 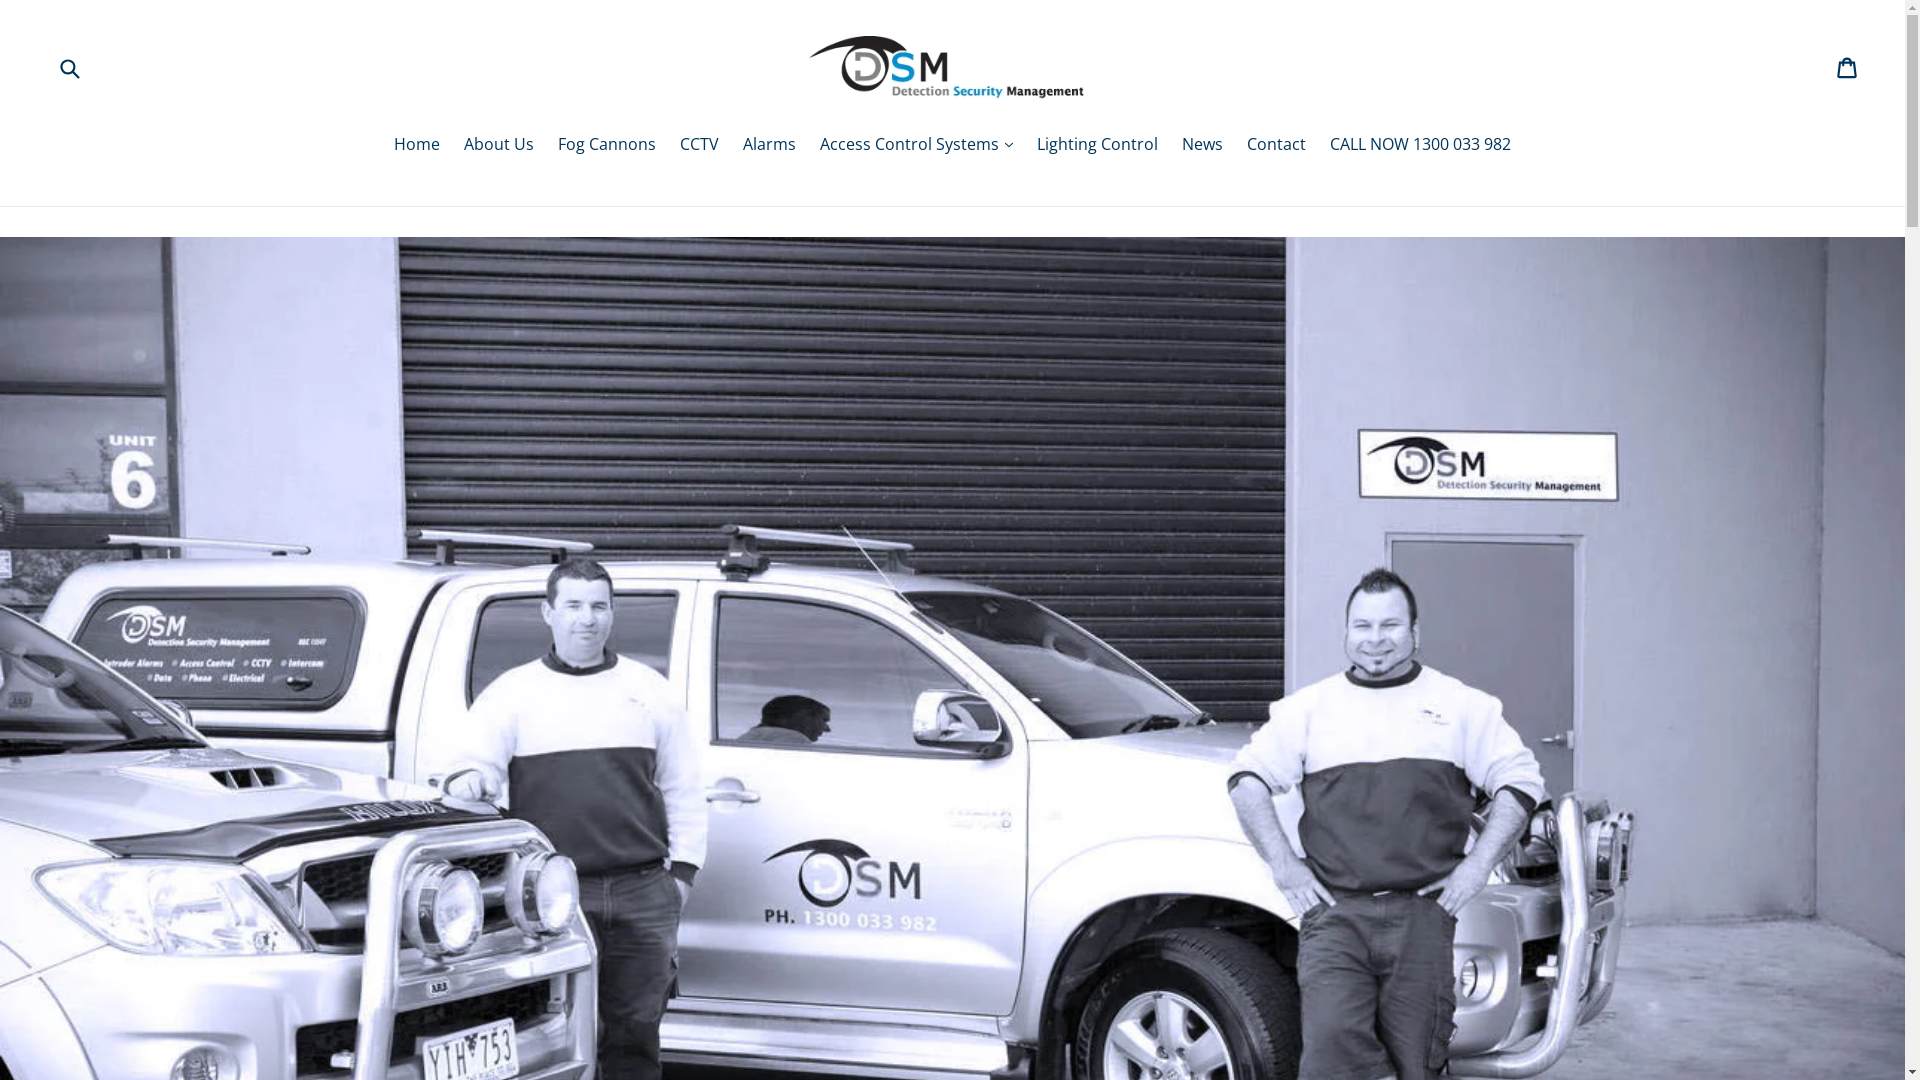 What do you see at coordinates (68, 67) in the screenshot?
I see `'Submit'` at bounding box center [68, 67].